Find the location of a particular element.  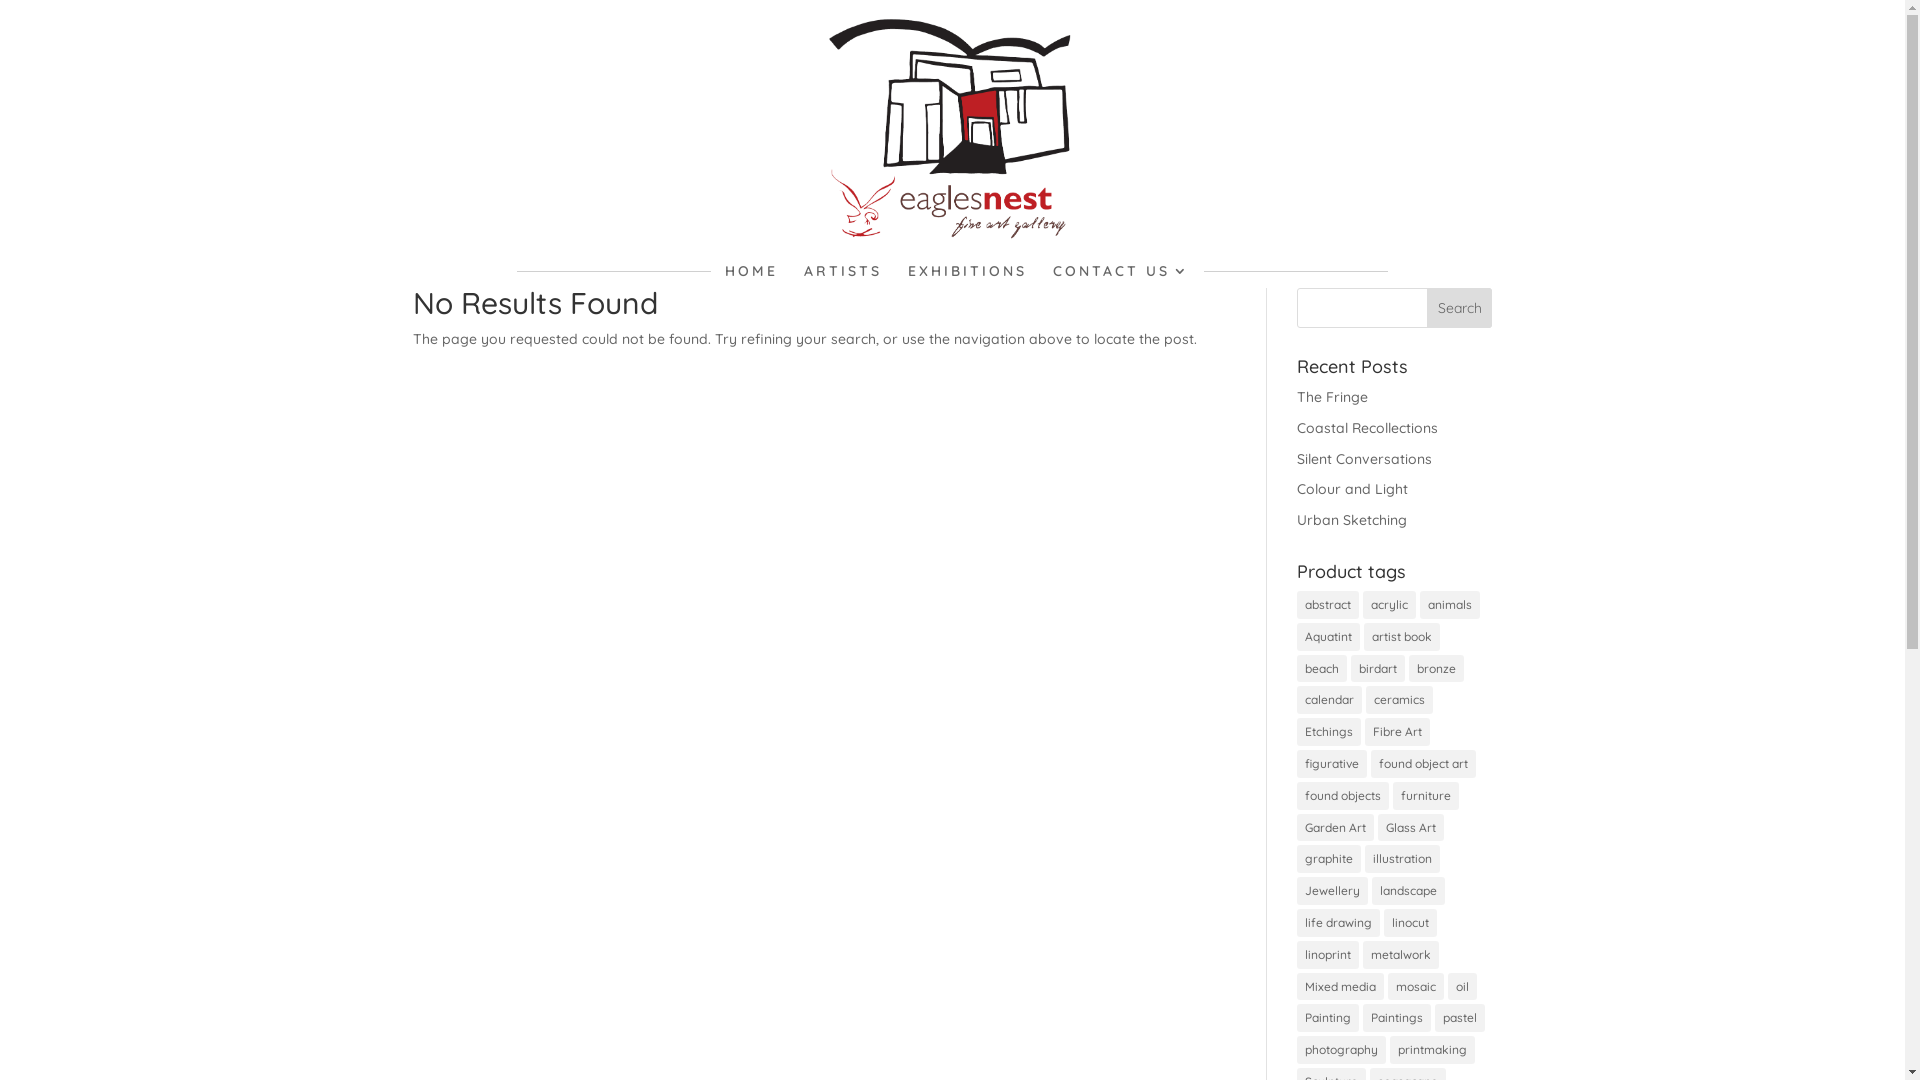

'CONTACT US' is located at coordinates (1121, 276).